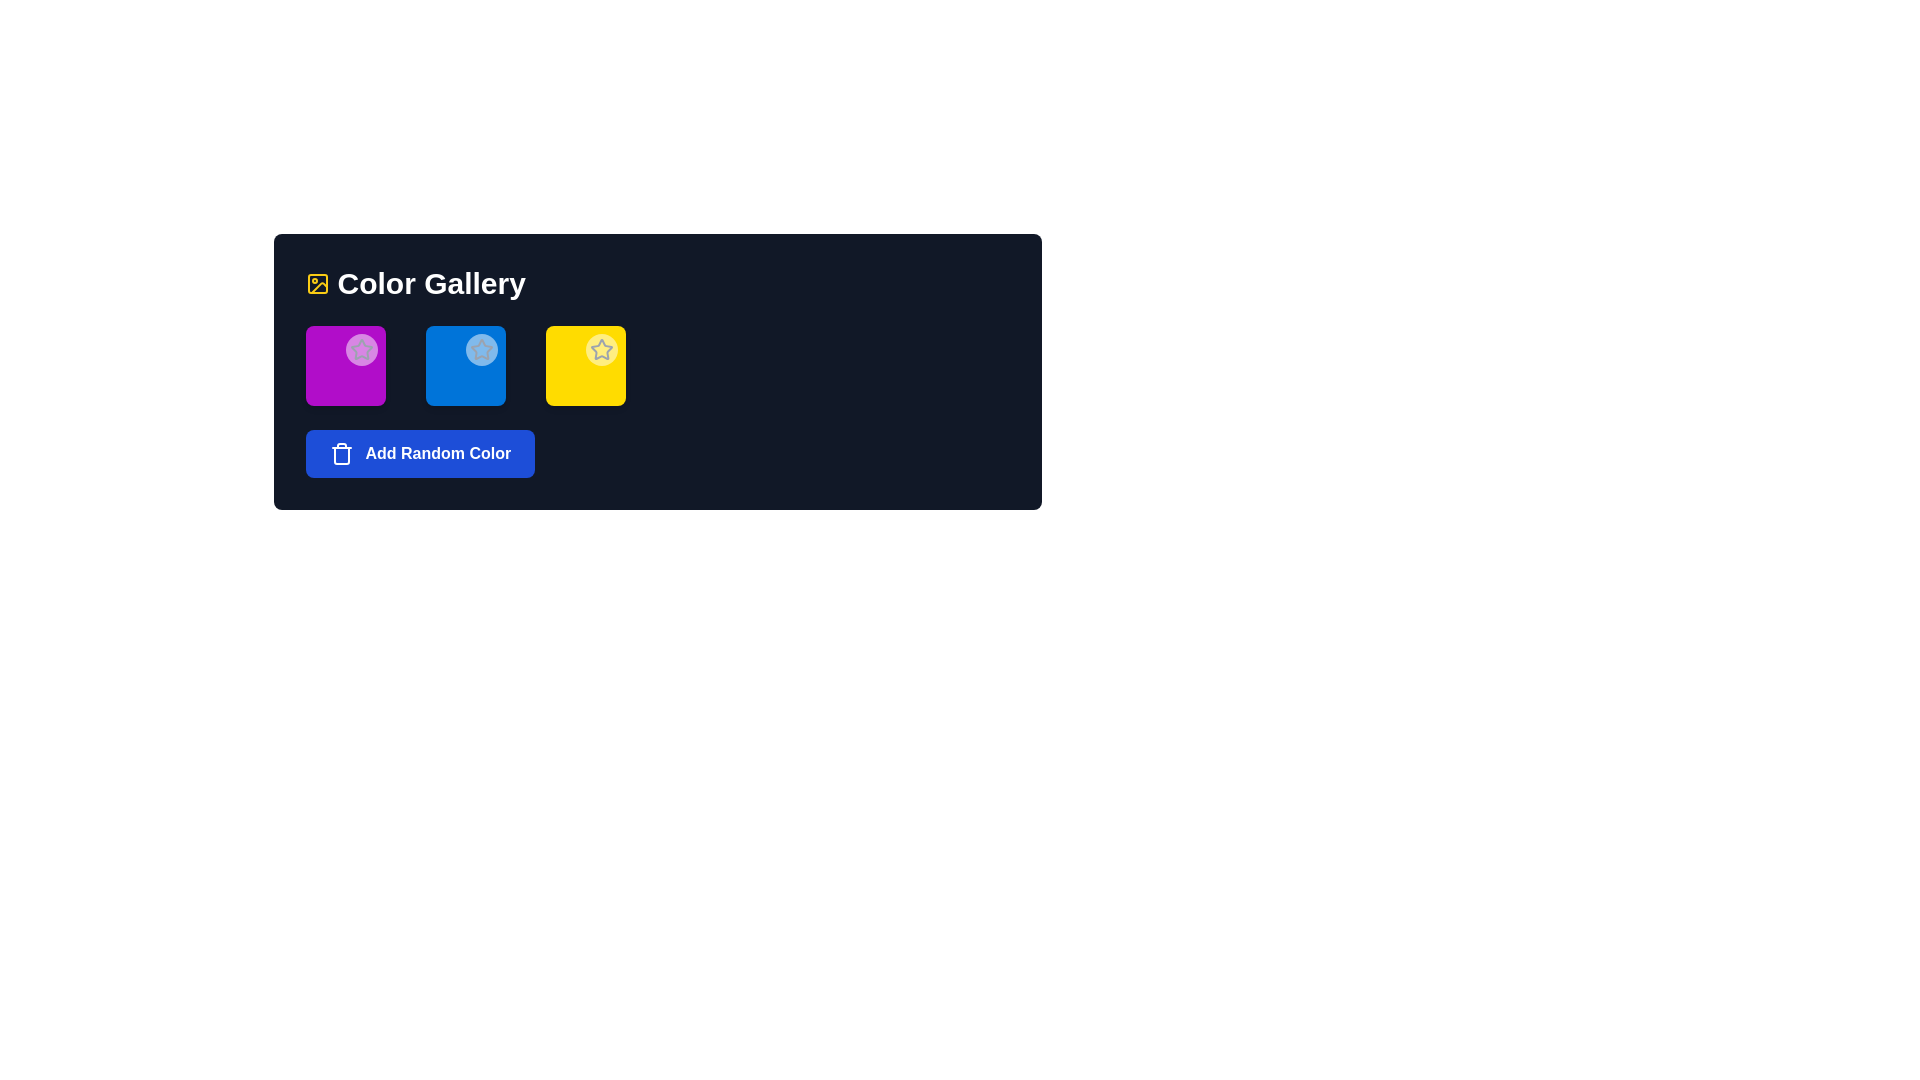  Describe the element at coordinates (316, 284) in the screenshot. I see `the central SVG rectangle that serves as a graphical icon component in the top-left corner of the primary content box` at that location.